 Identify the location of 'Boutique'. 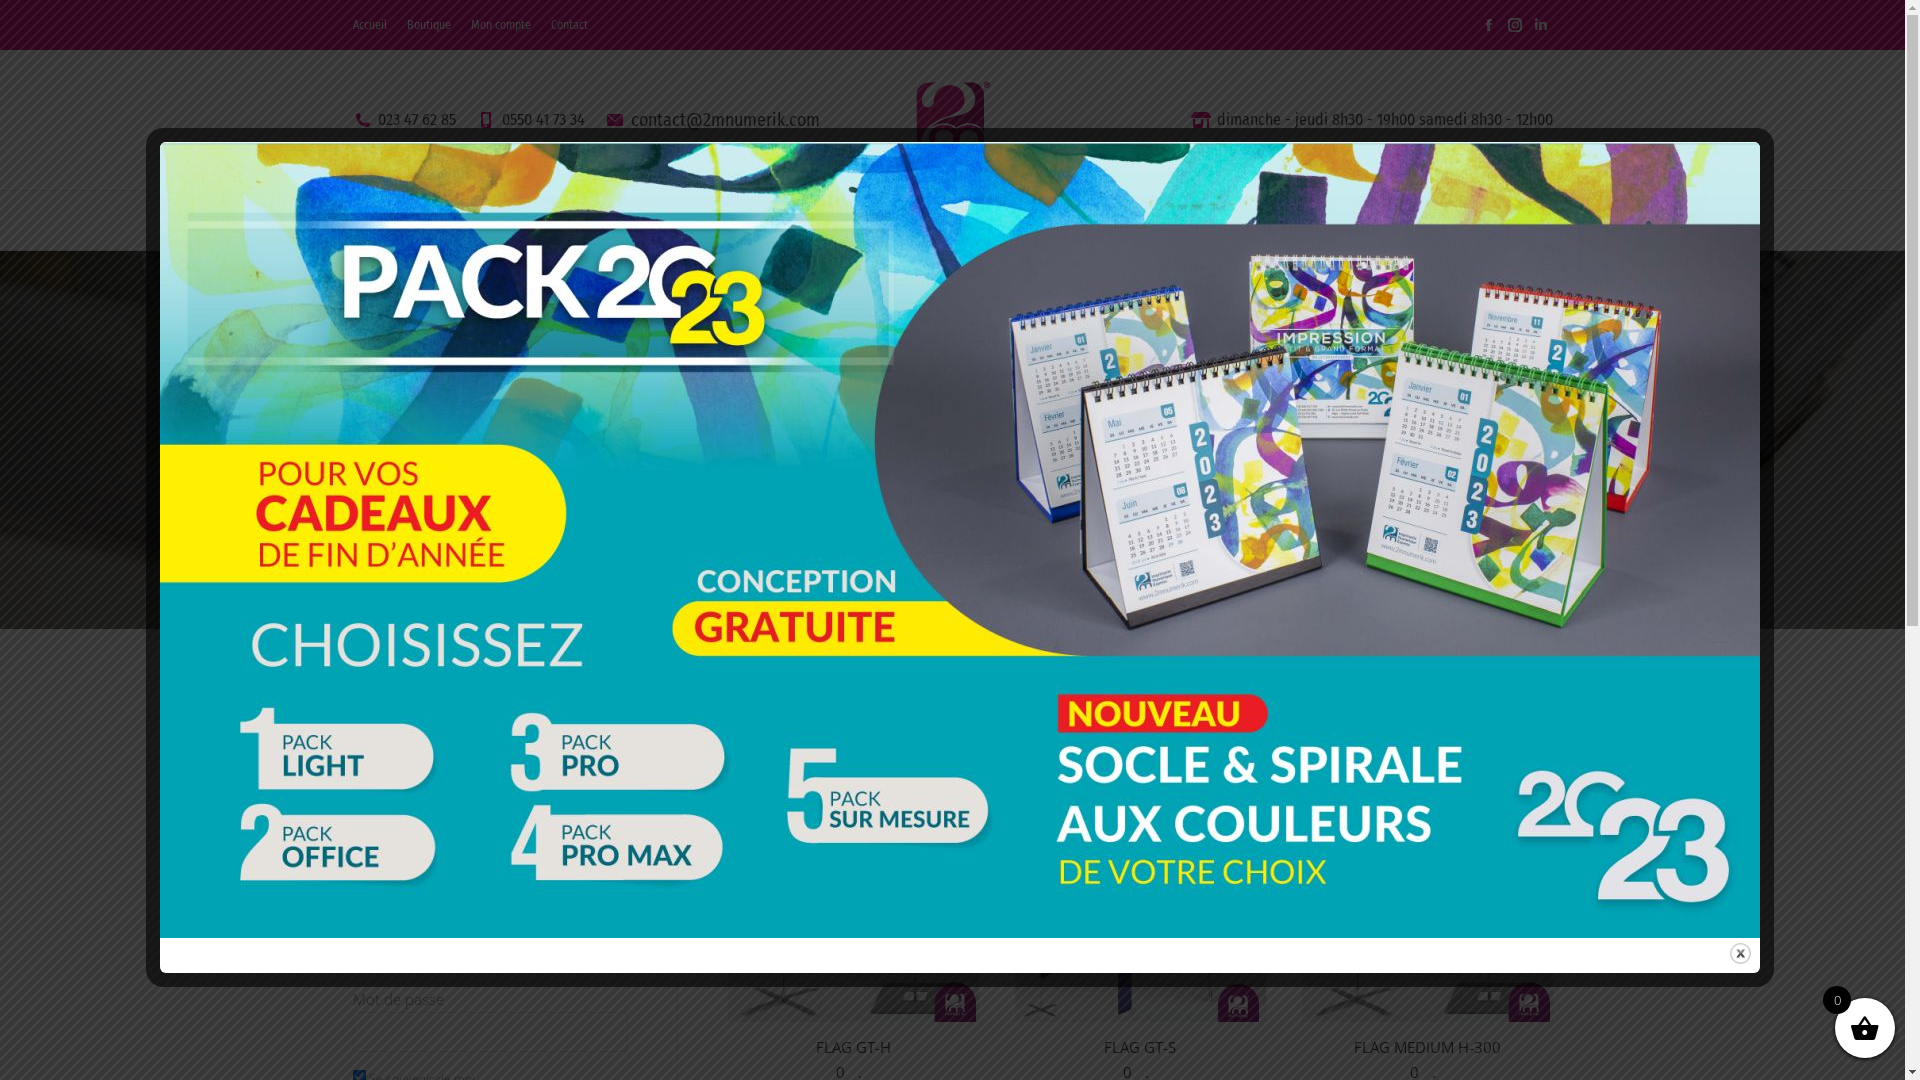
(426, 24).